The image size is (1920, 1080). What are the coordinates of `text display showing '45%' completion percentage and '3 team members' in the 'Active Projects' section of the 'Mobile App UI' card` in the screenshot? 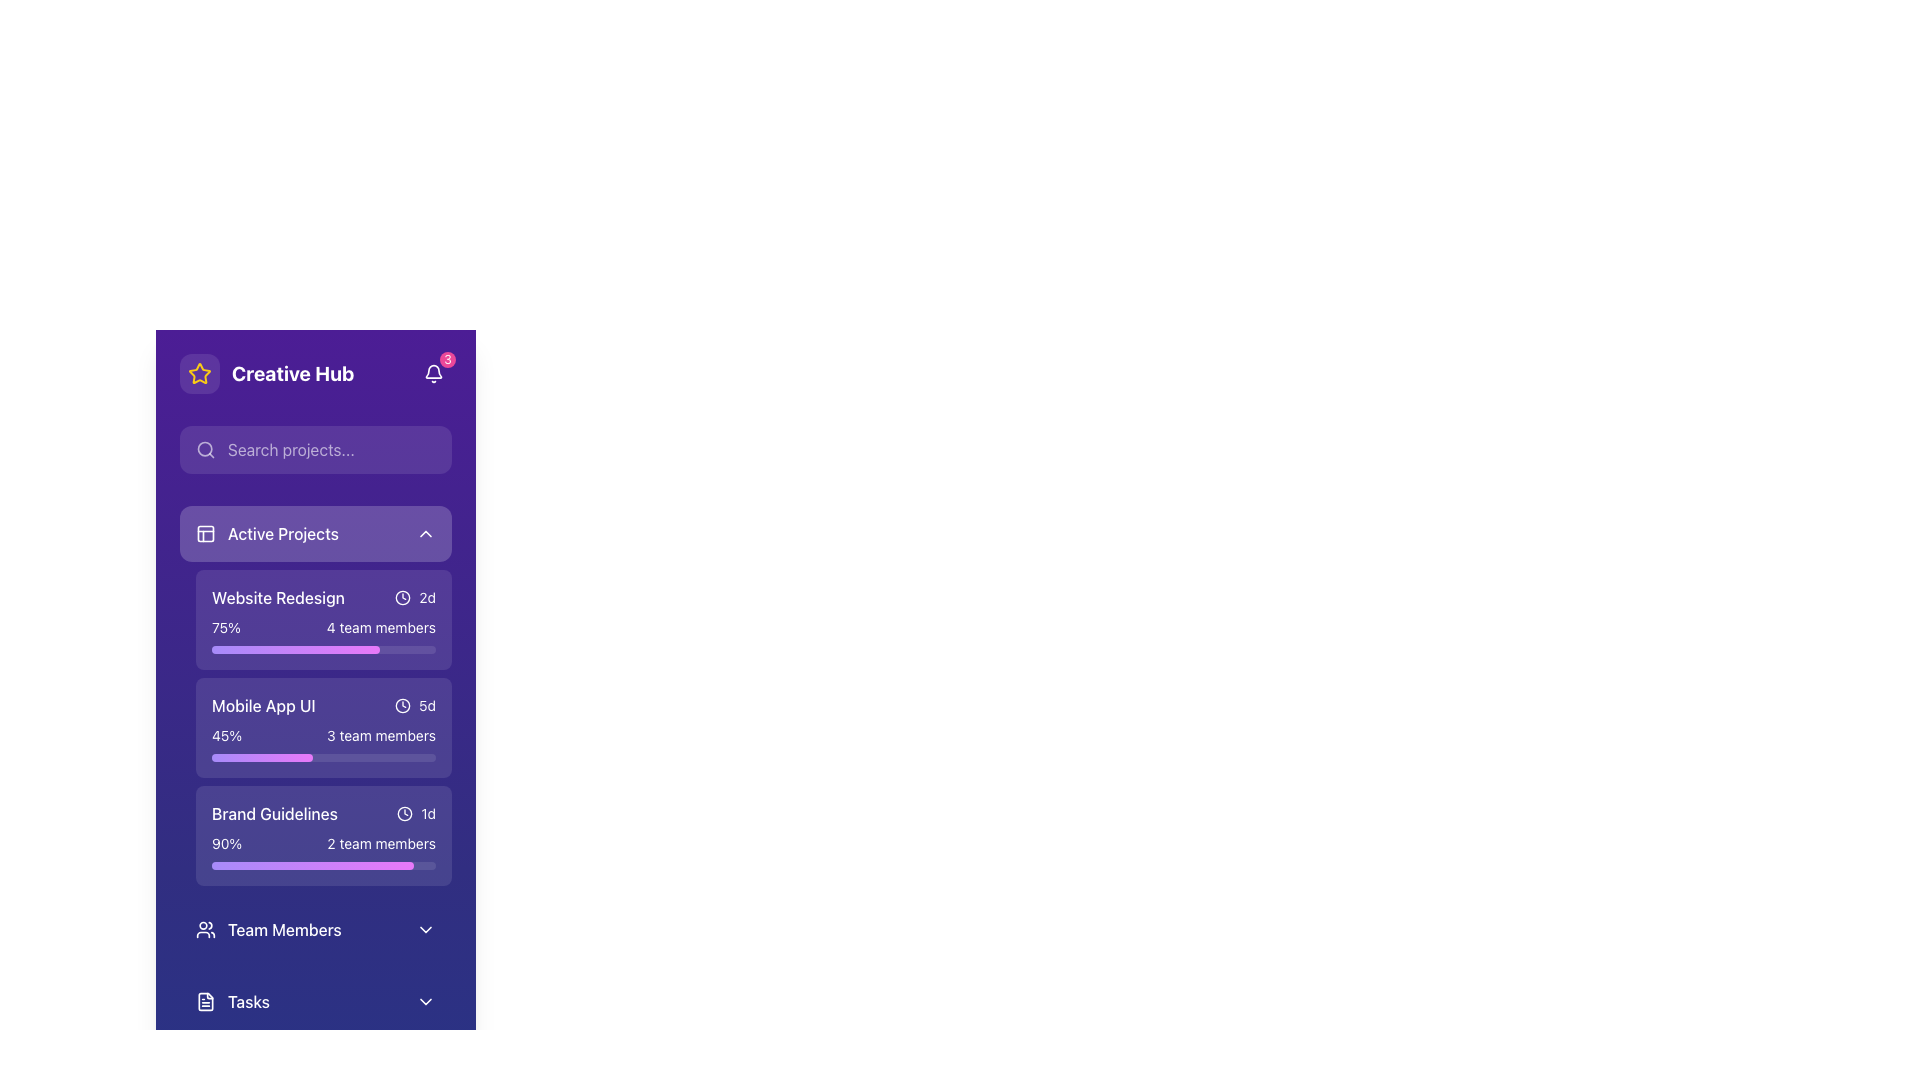 It's located at (324, 736).